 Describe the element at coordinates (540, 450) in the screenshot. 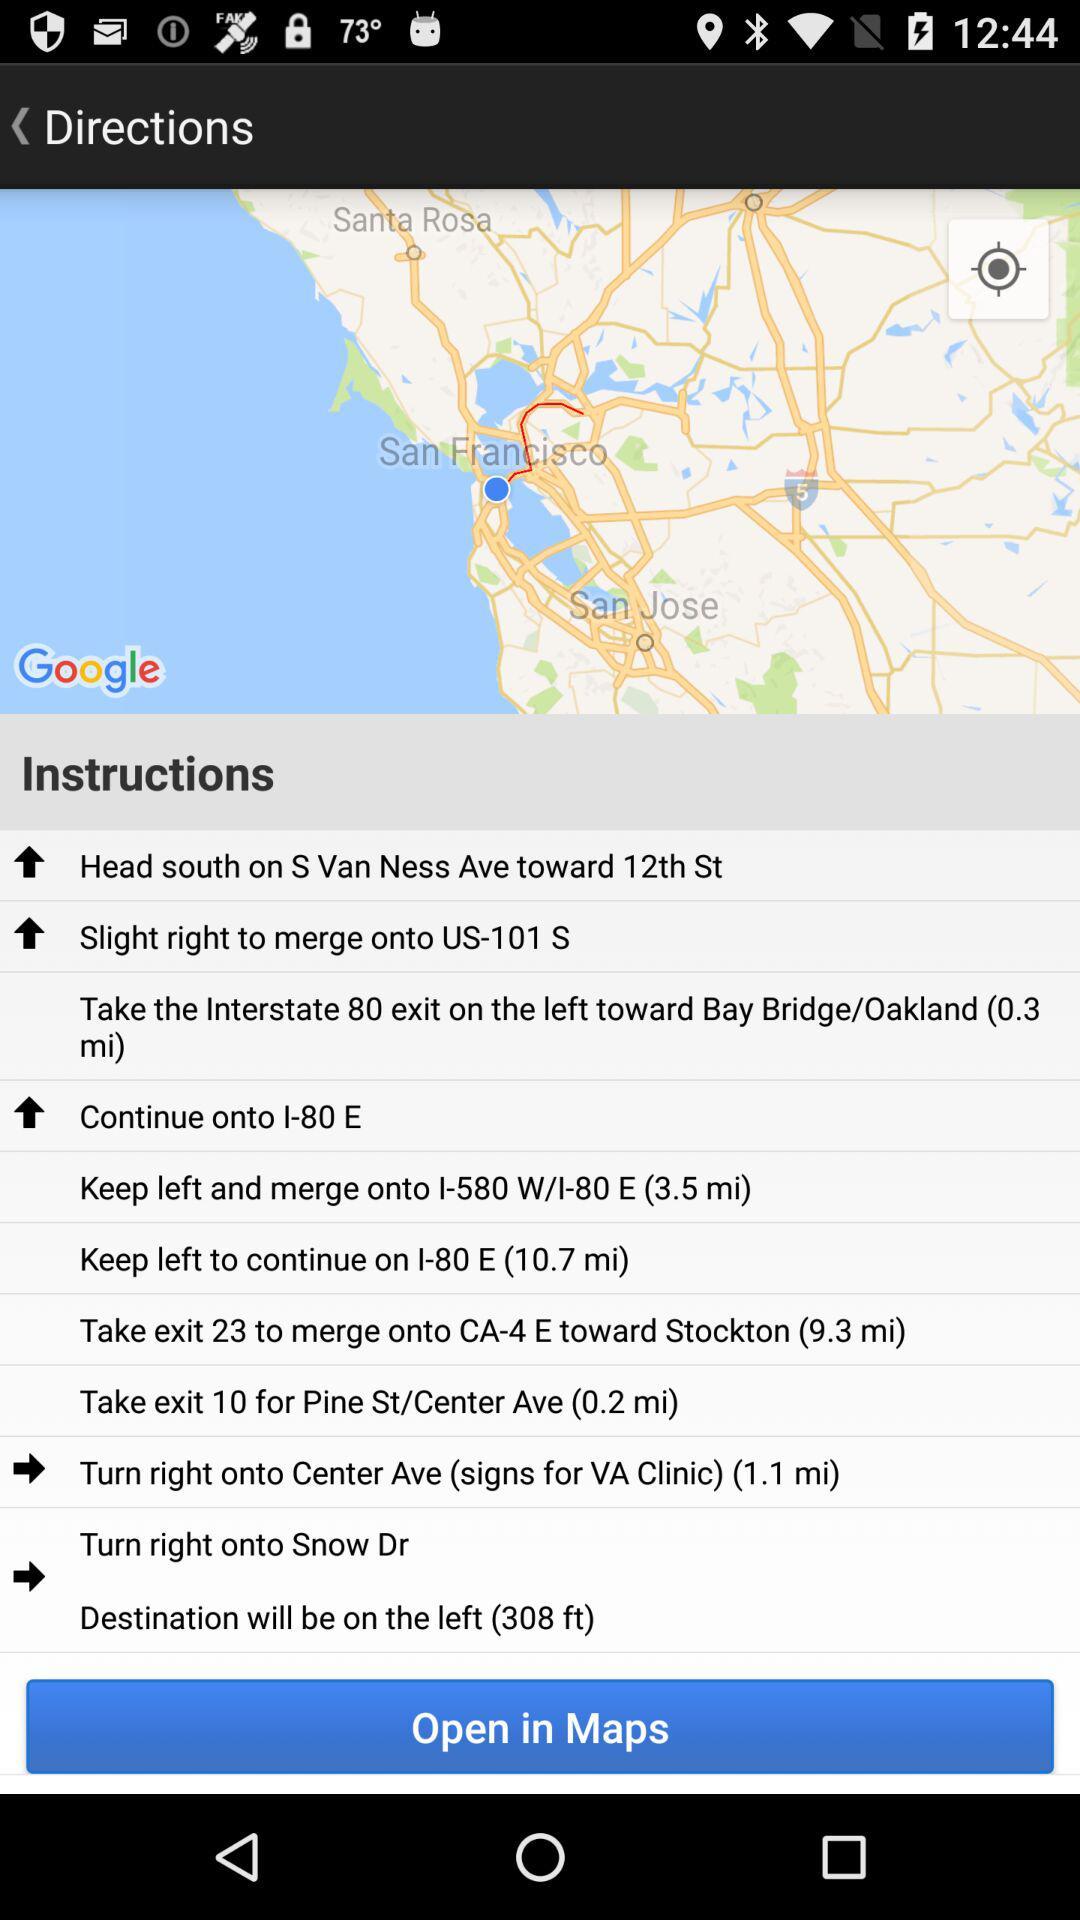

I see `the app below directions icon` at that location.